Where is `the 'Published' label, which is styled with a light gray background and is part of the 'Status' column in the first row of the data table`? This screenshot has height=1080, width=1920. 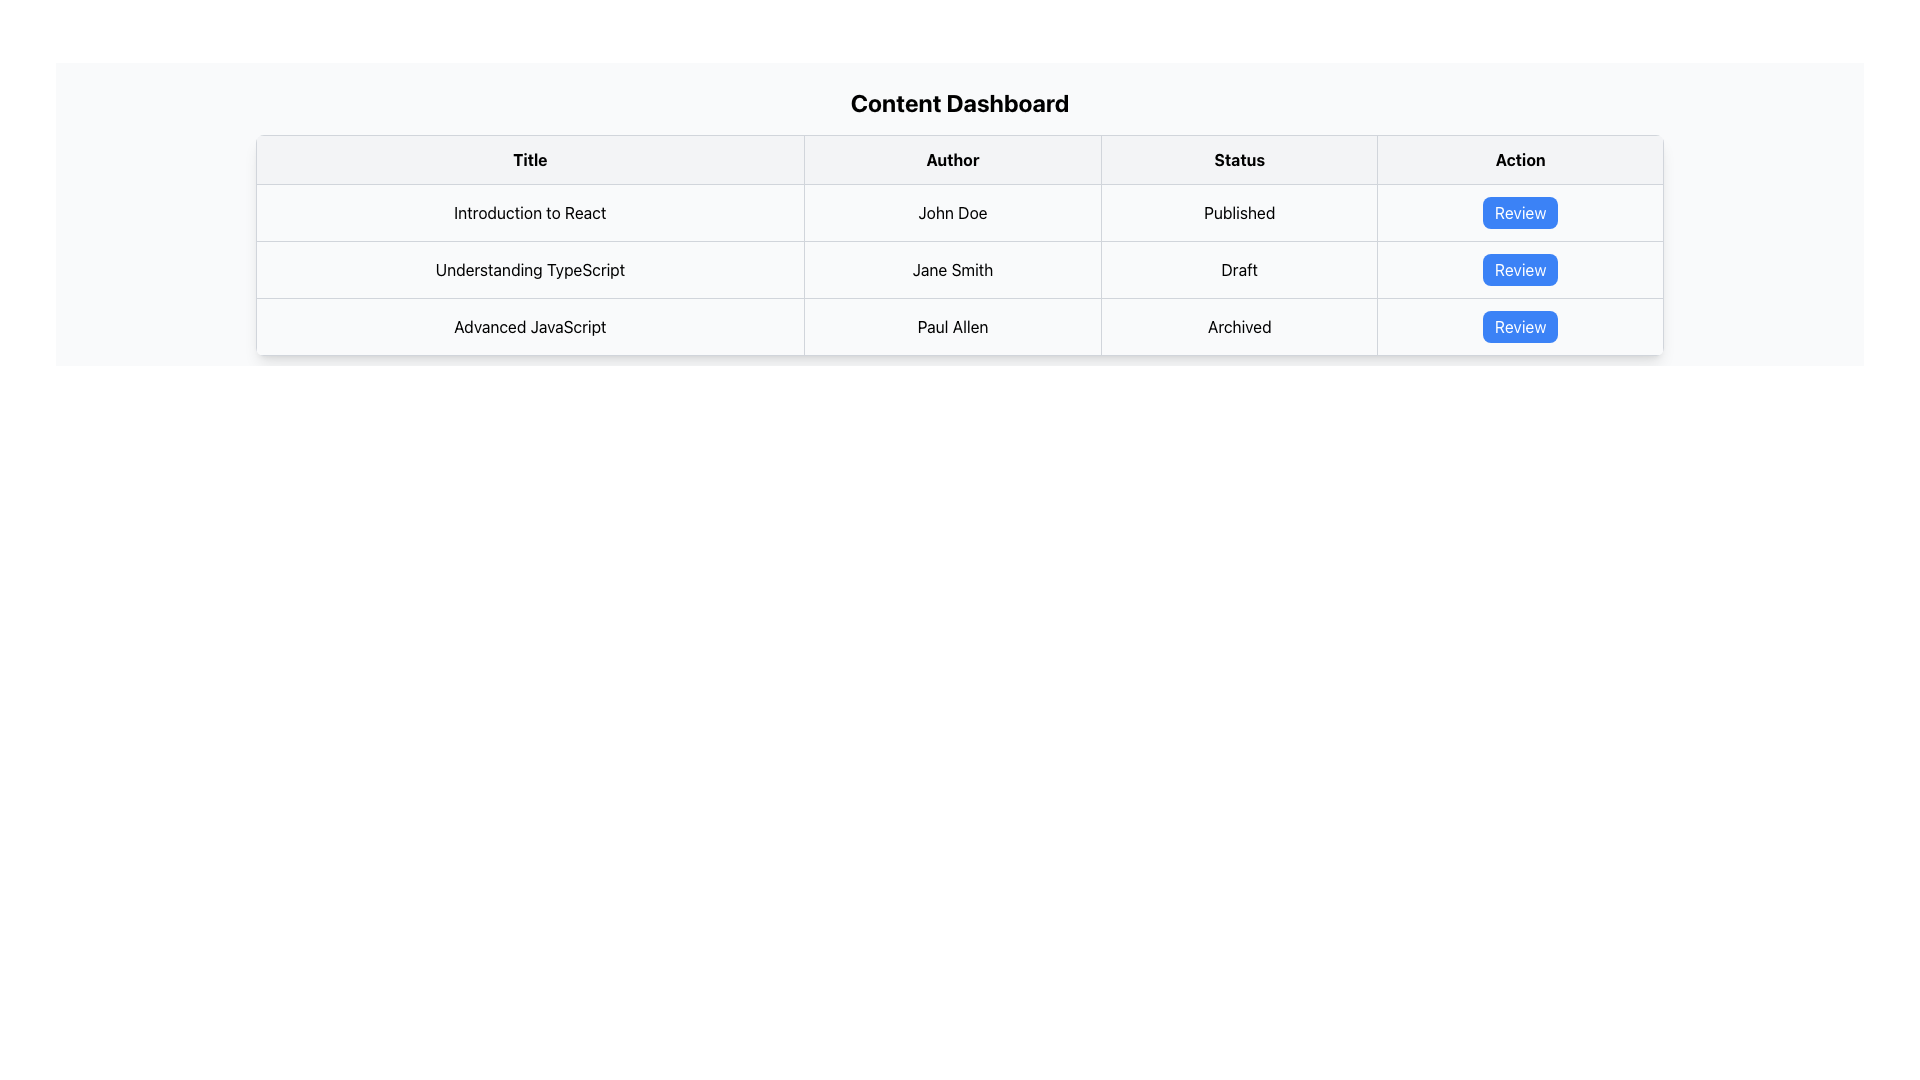 the 'Published' label, which is styled with a light gray background and is part of the 'Status' column in the first row of the data table is located at coordinates (1238, 212).